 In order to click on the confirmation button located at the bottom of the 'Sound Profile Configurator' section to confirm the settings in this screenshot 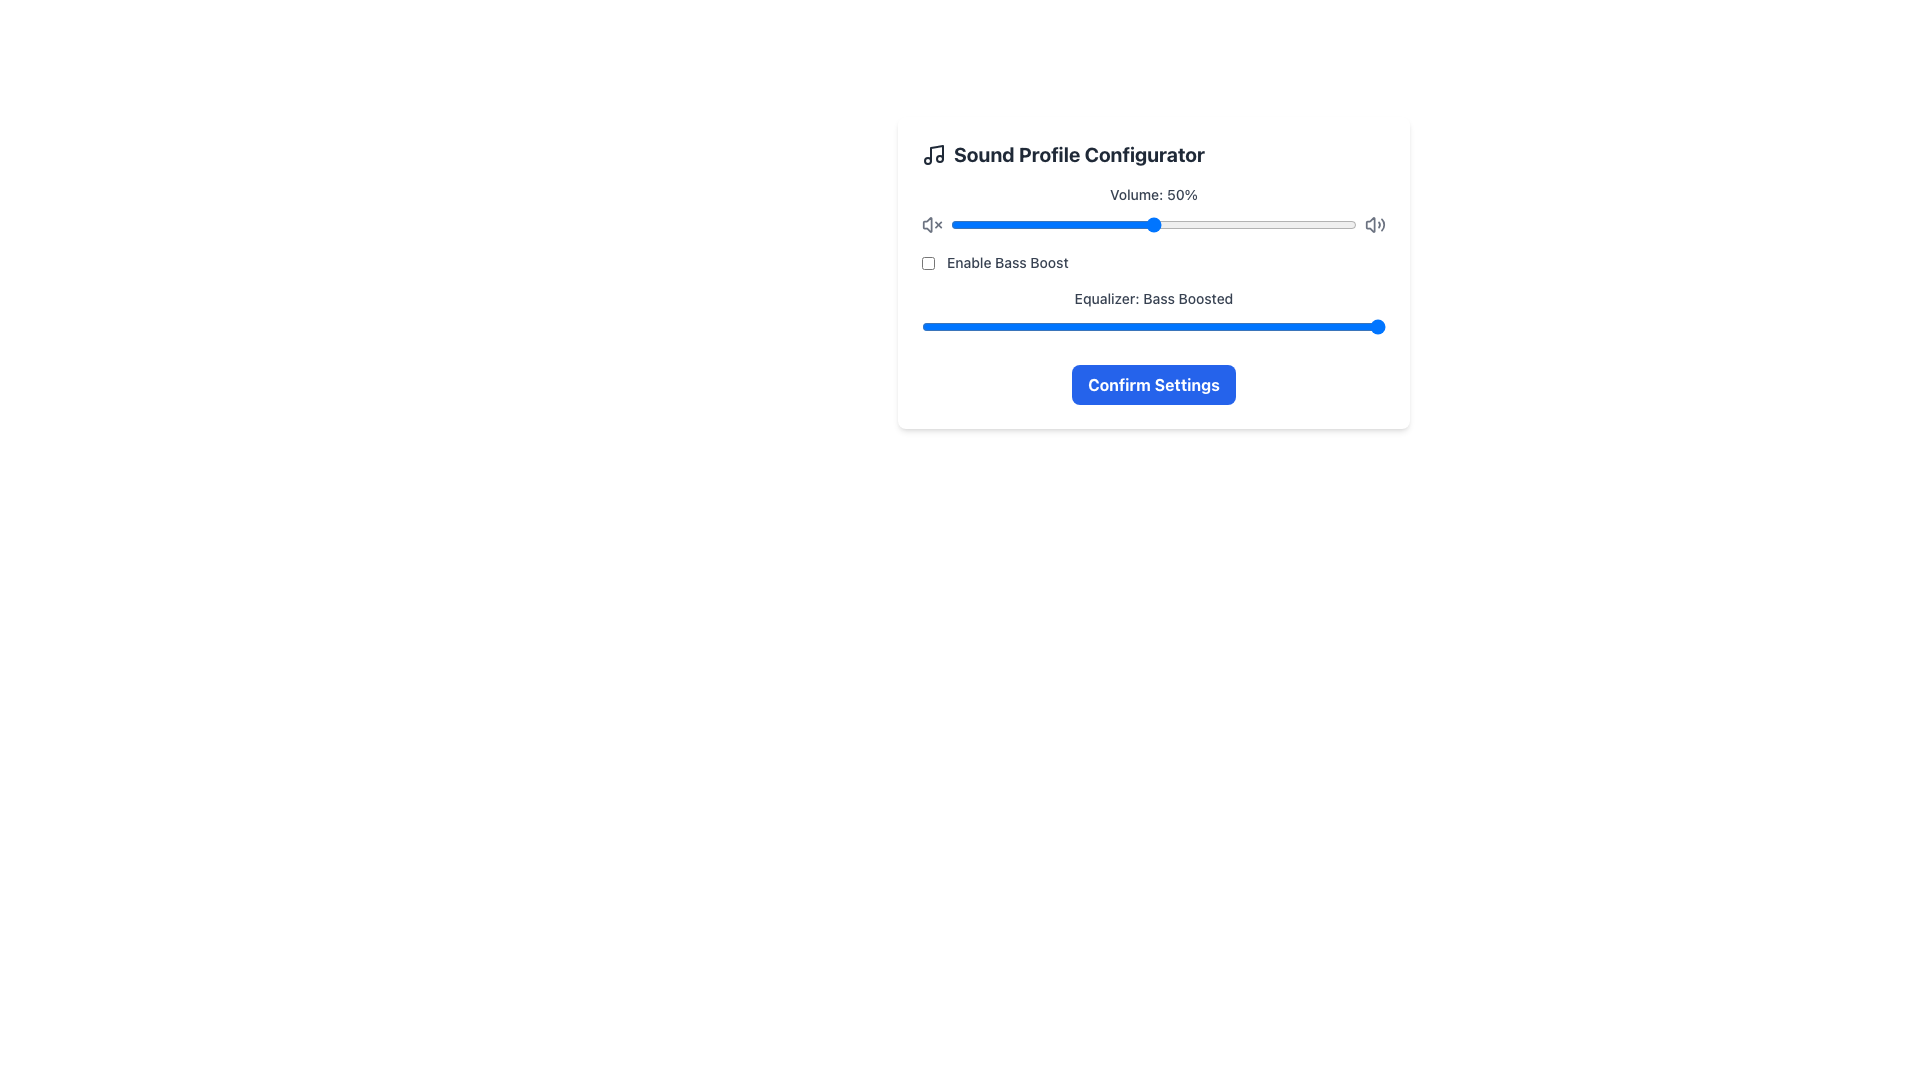, I will do `click(1153, 385)`.